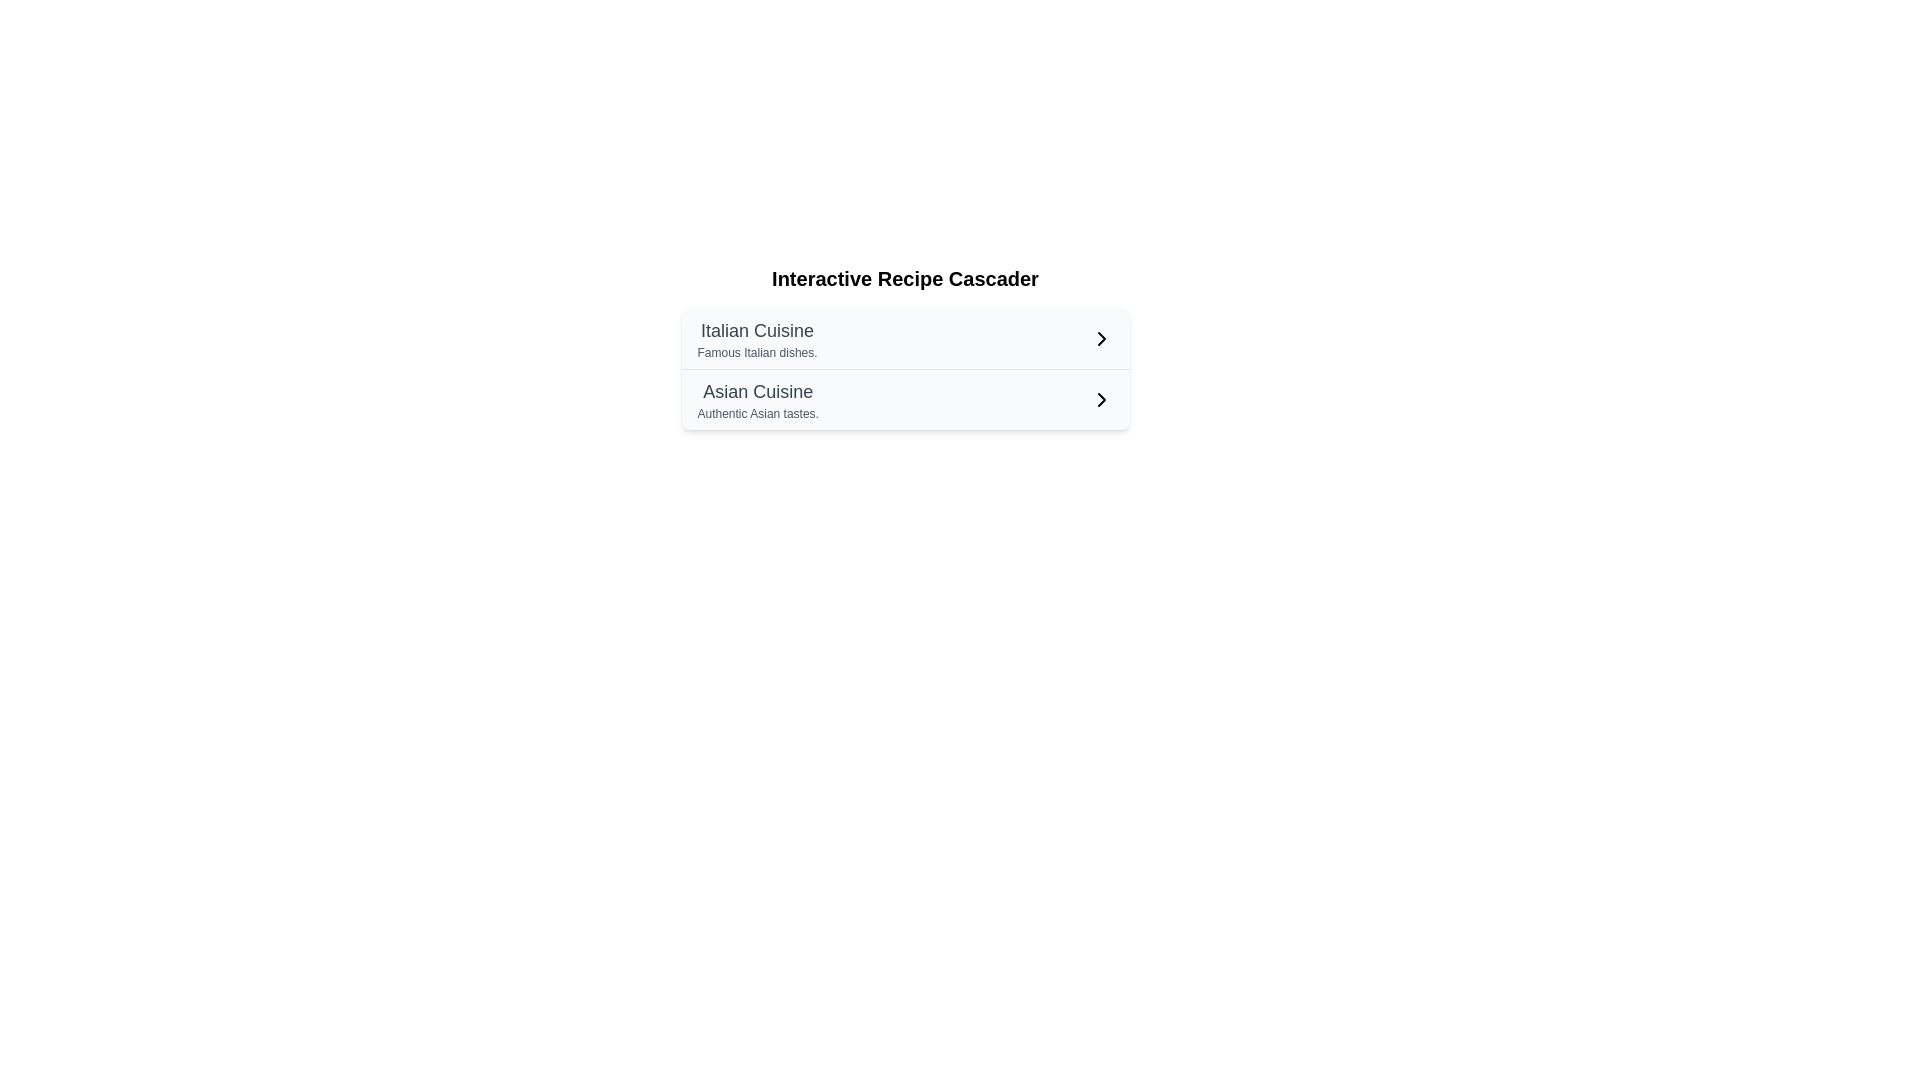 The height and width of the screenshot is (1080, 1920). I want to click on the text block titled 'Italian Cuisine' which is the first item in a vertical list of cuisine options, displaying a title in bold dark gray and a description in light gray, so click(756, 338).